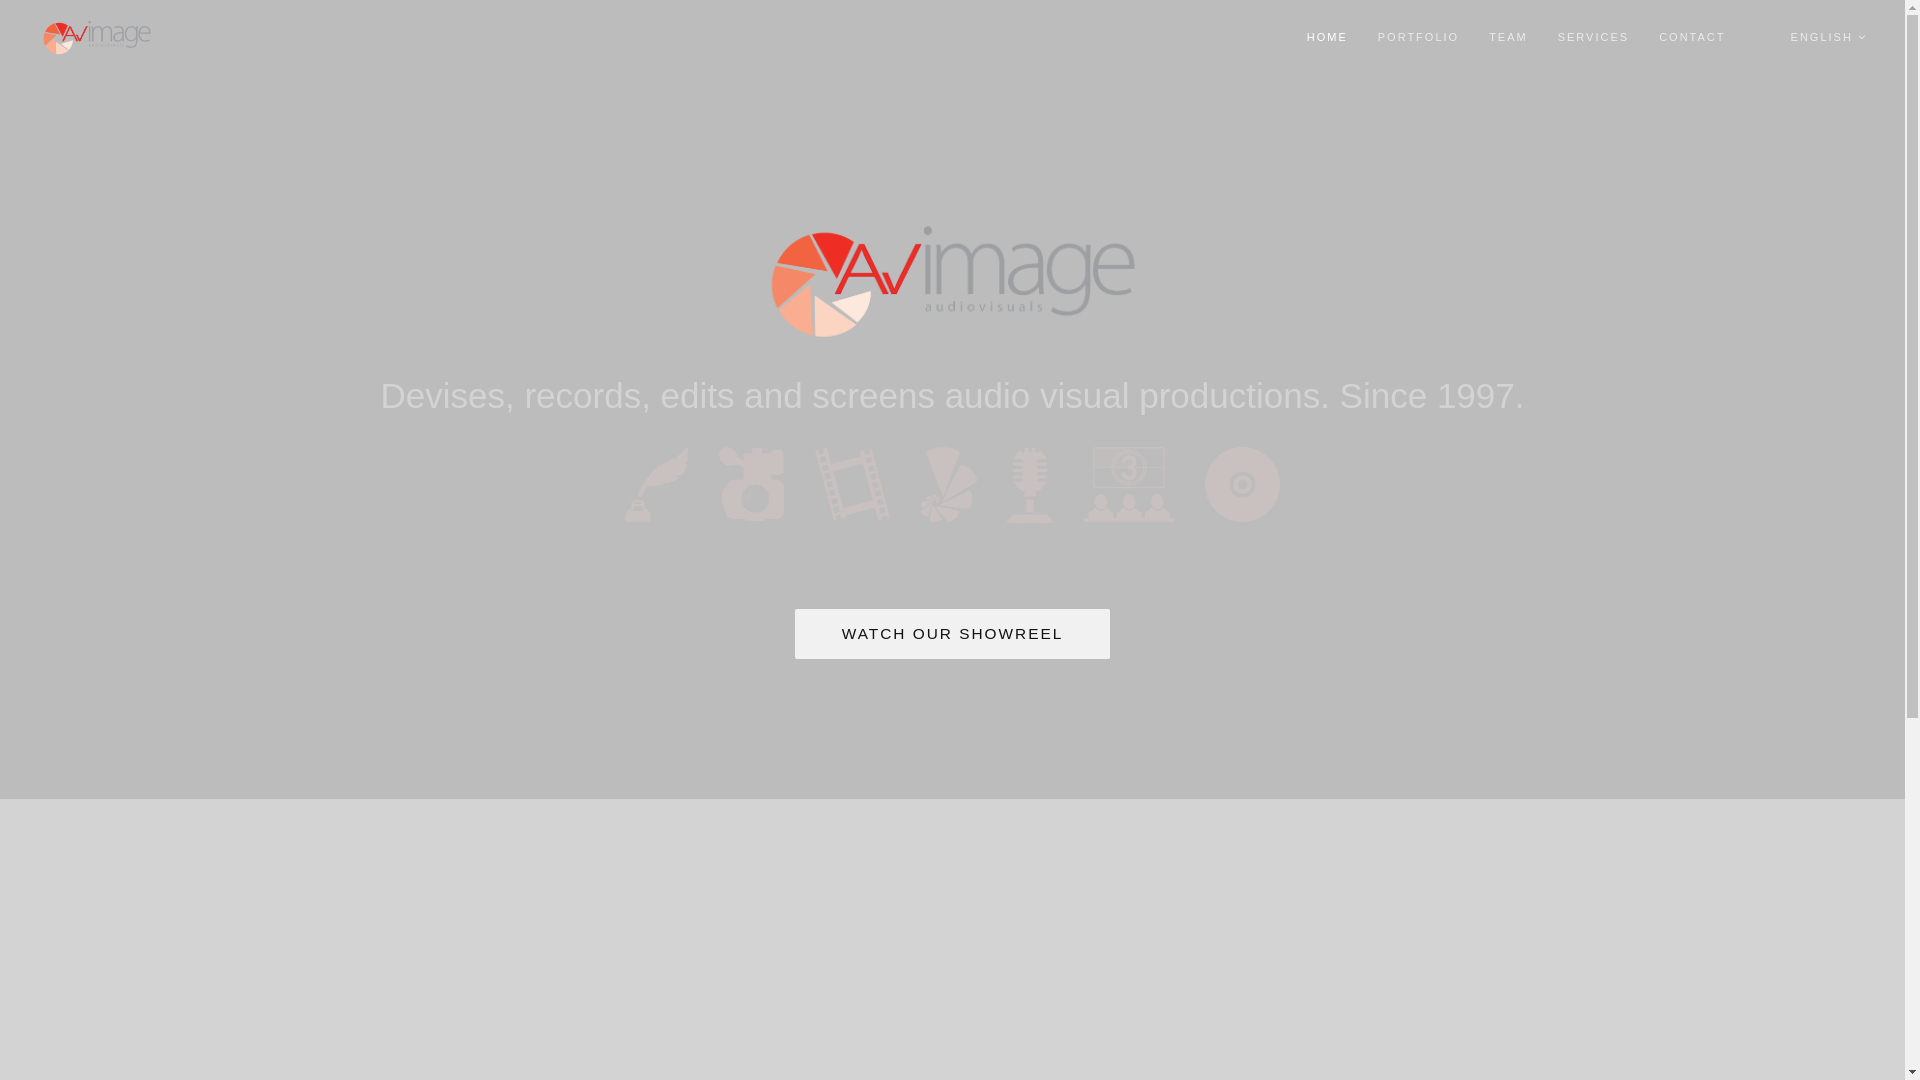  What do you see at coordinates (1508, 37) in the screenshot?
I see `'TEAM'` at bounding box center [1508, 37].